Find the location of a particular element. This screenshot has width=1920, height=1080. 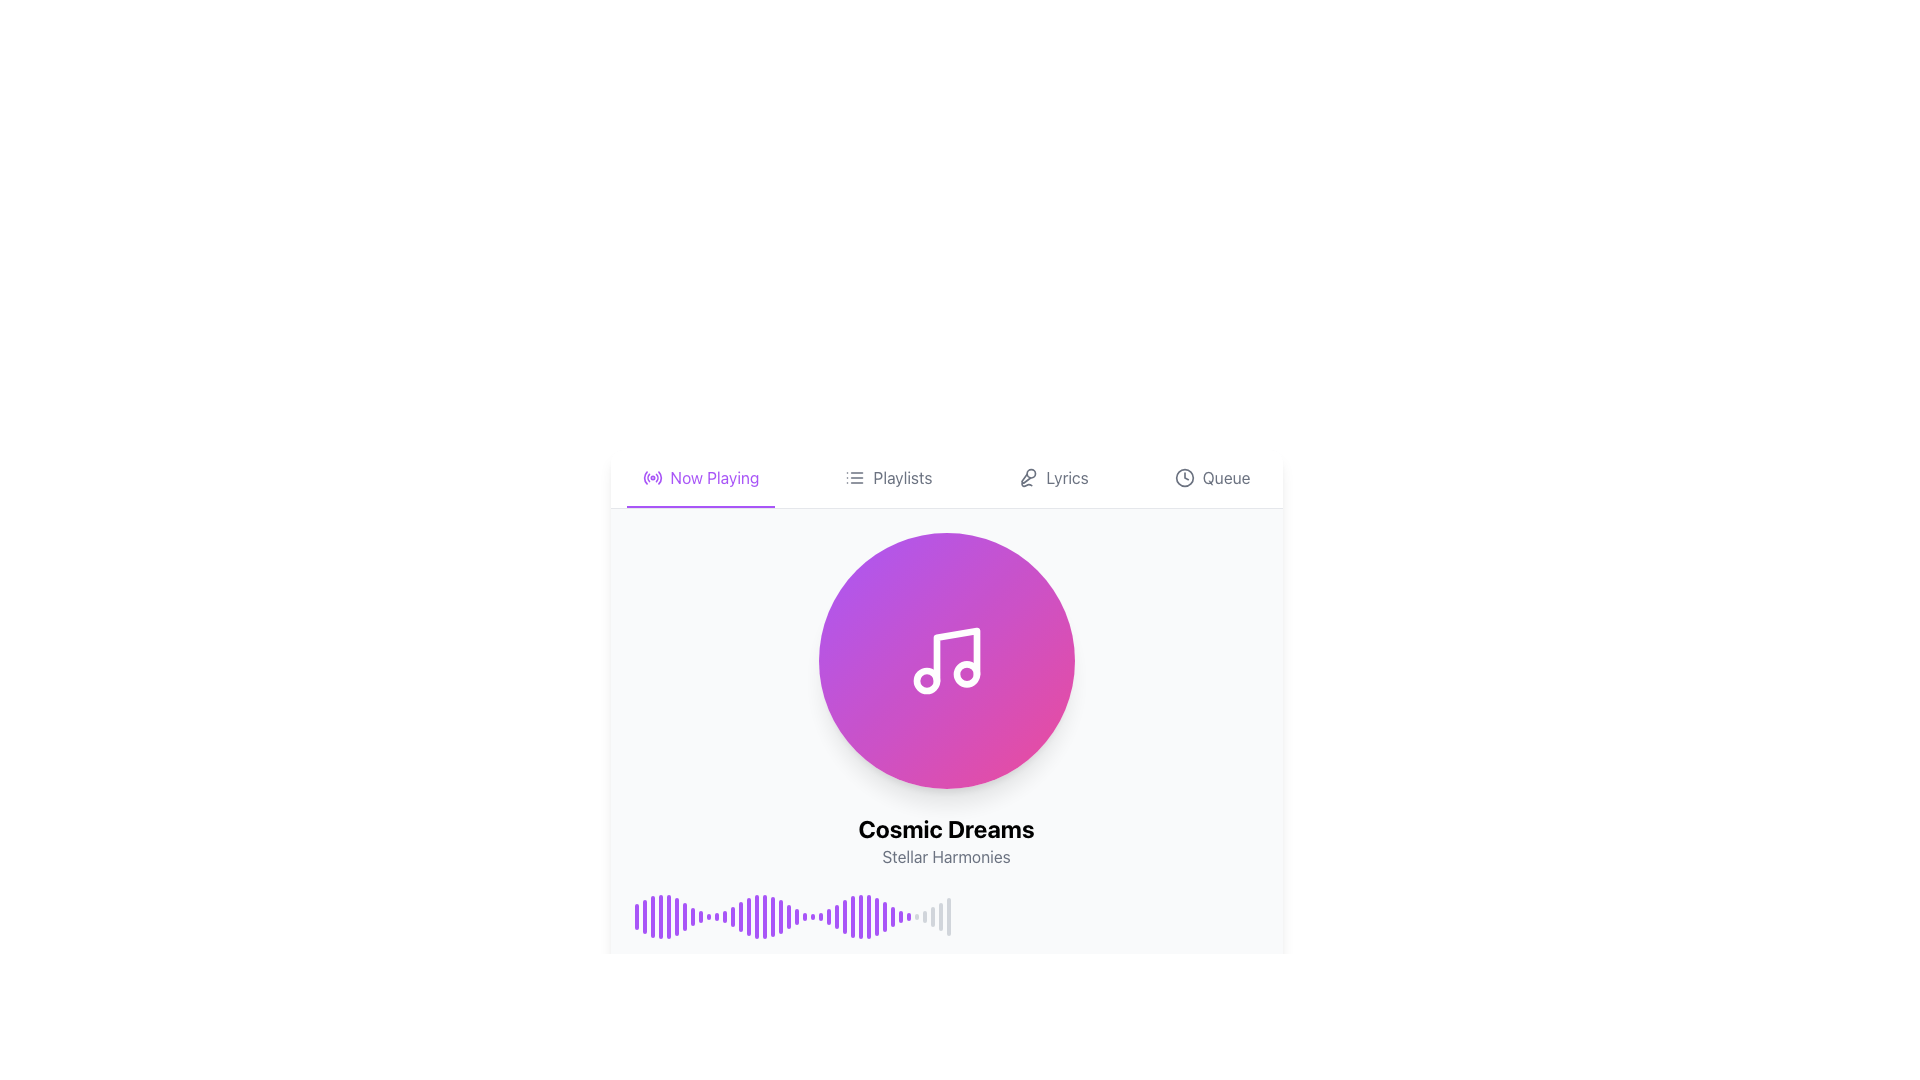

the 12th vertical bar in the waveform visualization, which is a narrow bar with a rounded top and bottom, filled with purple color is located at coordinates (723, 917).